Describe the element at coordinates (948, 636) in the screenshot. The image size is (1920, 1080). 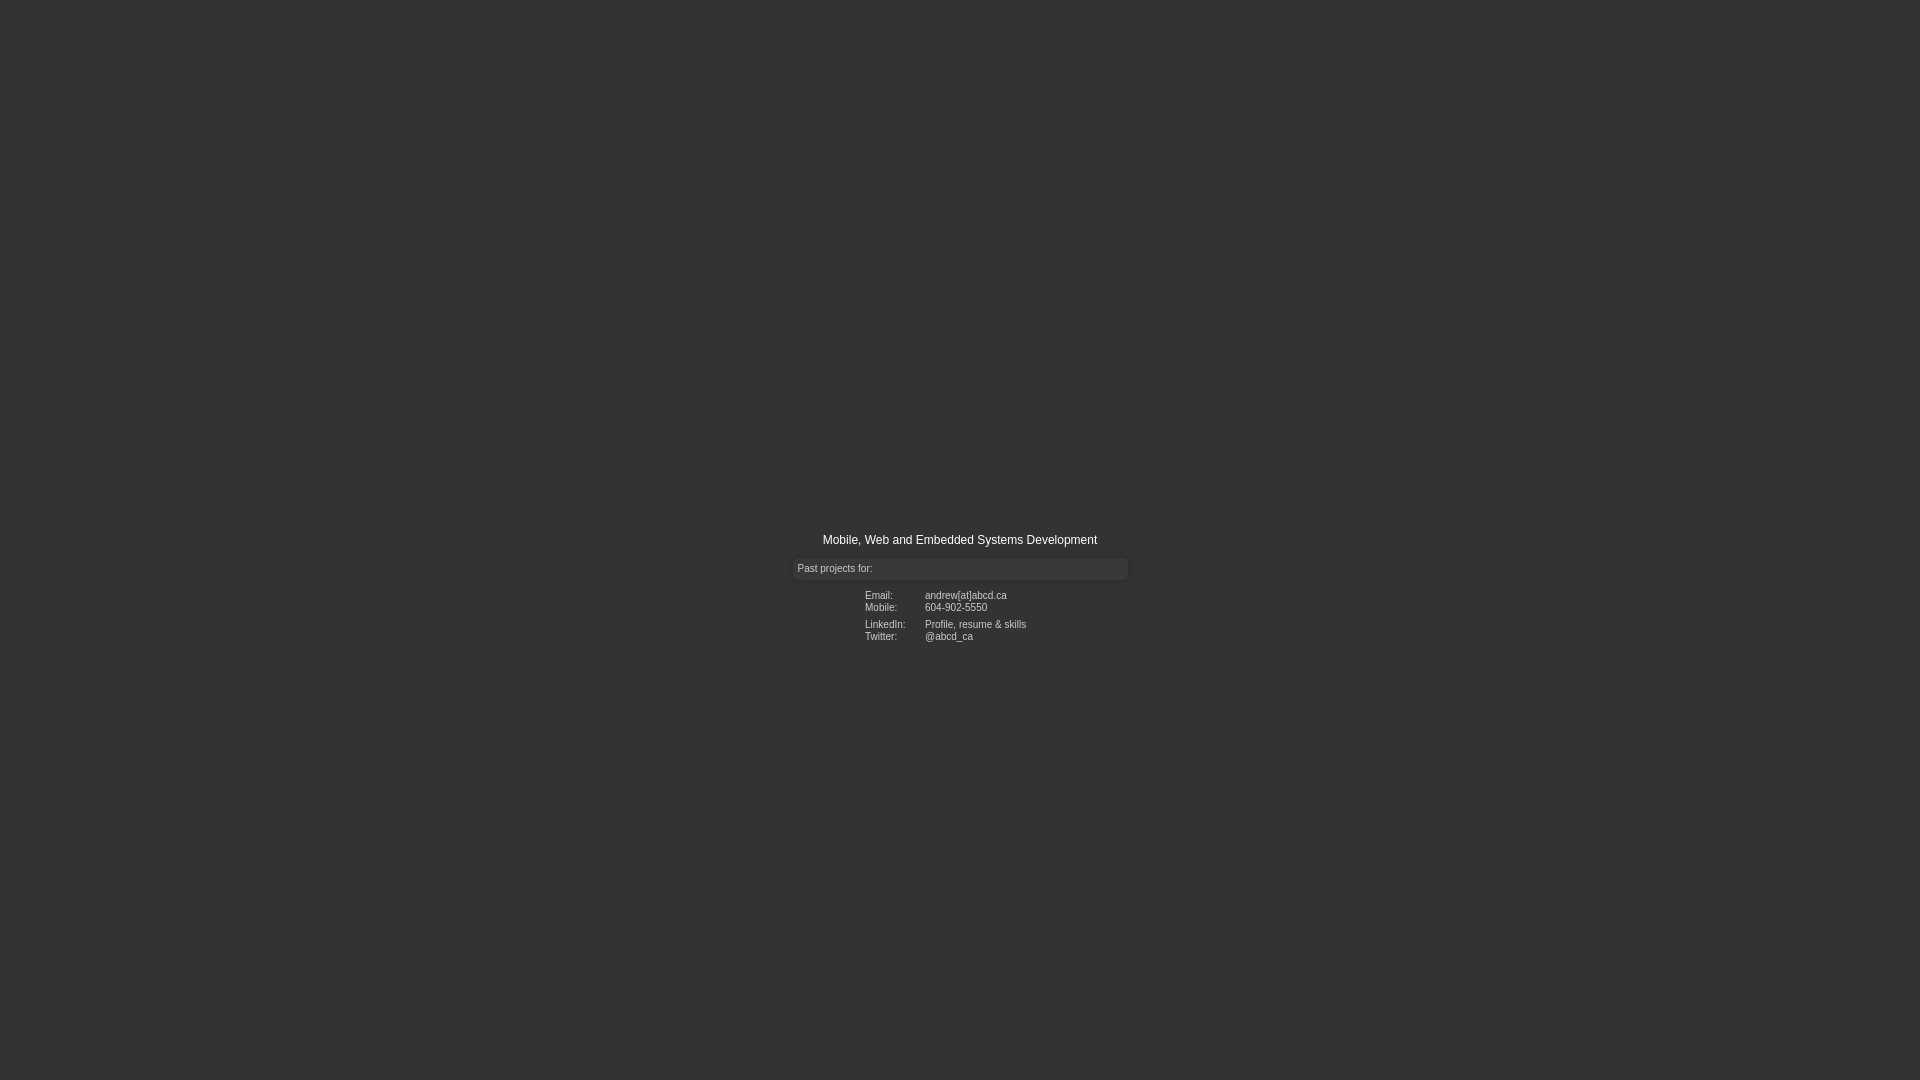
I see `'@abcd_ca'` at that location.